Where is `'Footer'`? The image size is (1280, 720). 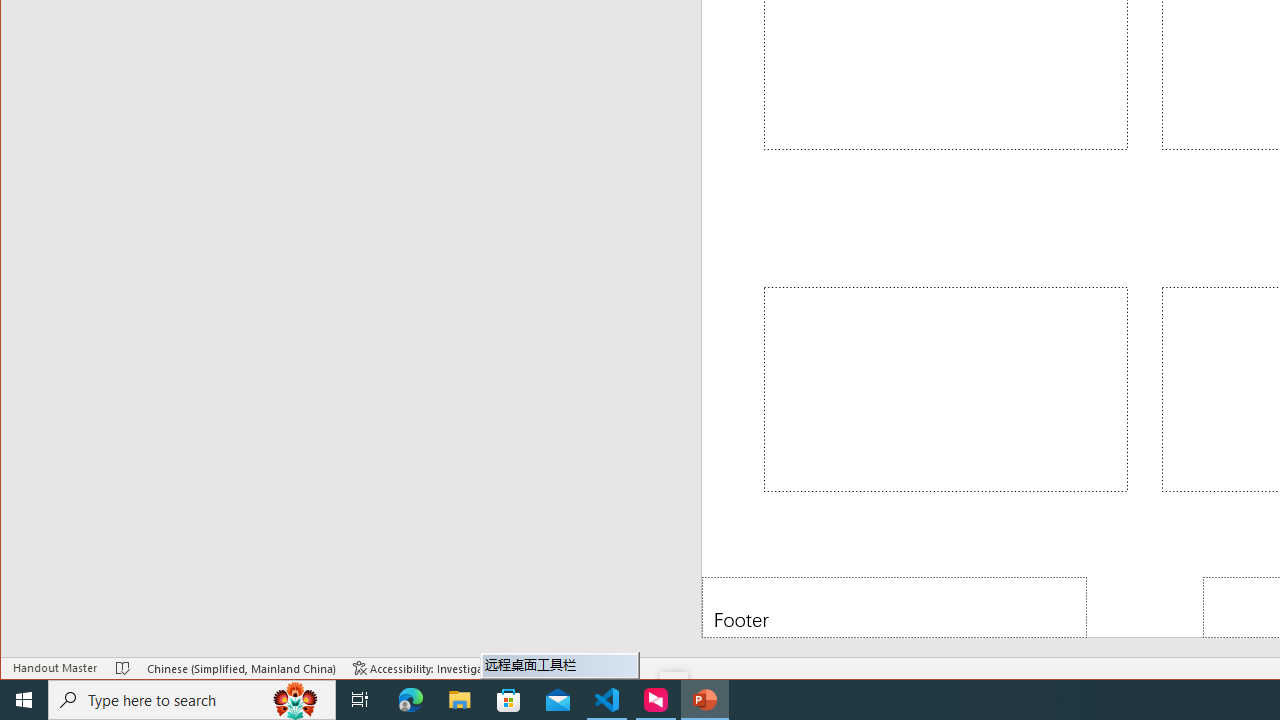 'Footer' is located at coordinates (893, 606).